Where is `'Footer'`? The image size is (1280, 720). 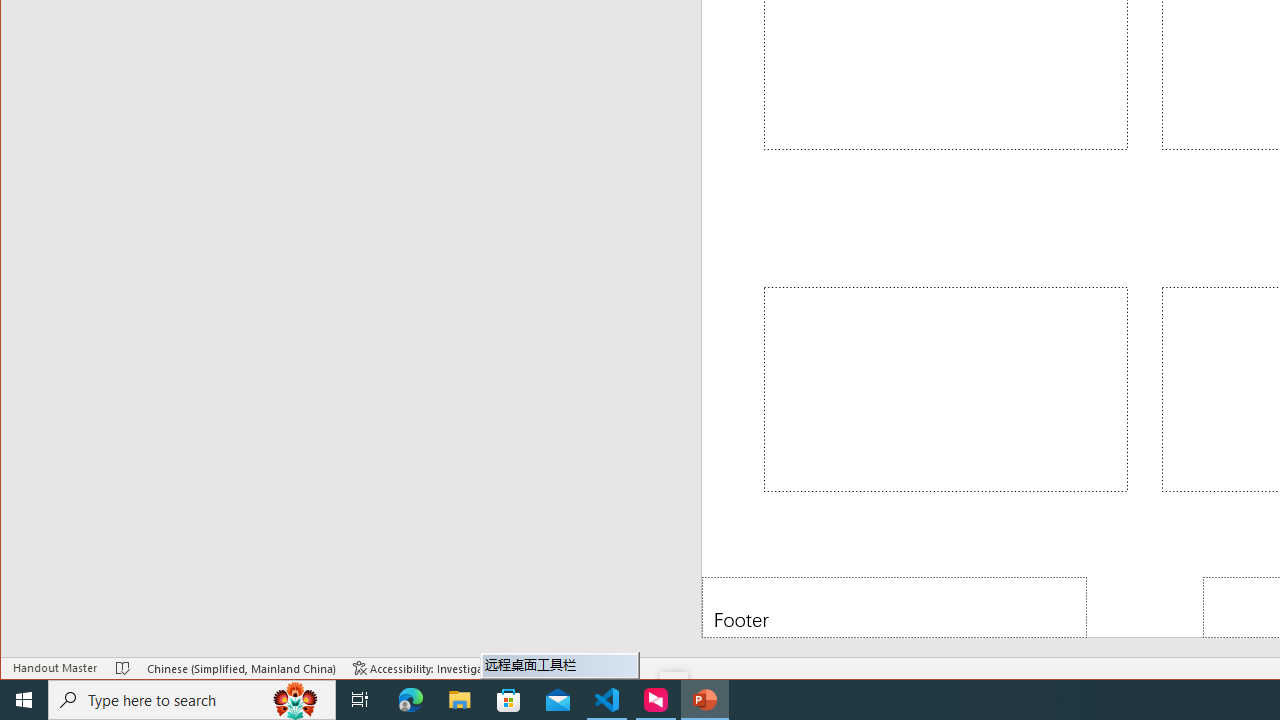 'Footer' is located at coordinates (893, 606).